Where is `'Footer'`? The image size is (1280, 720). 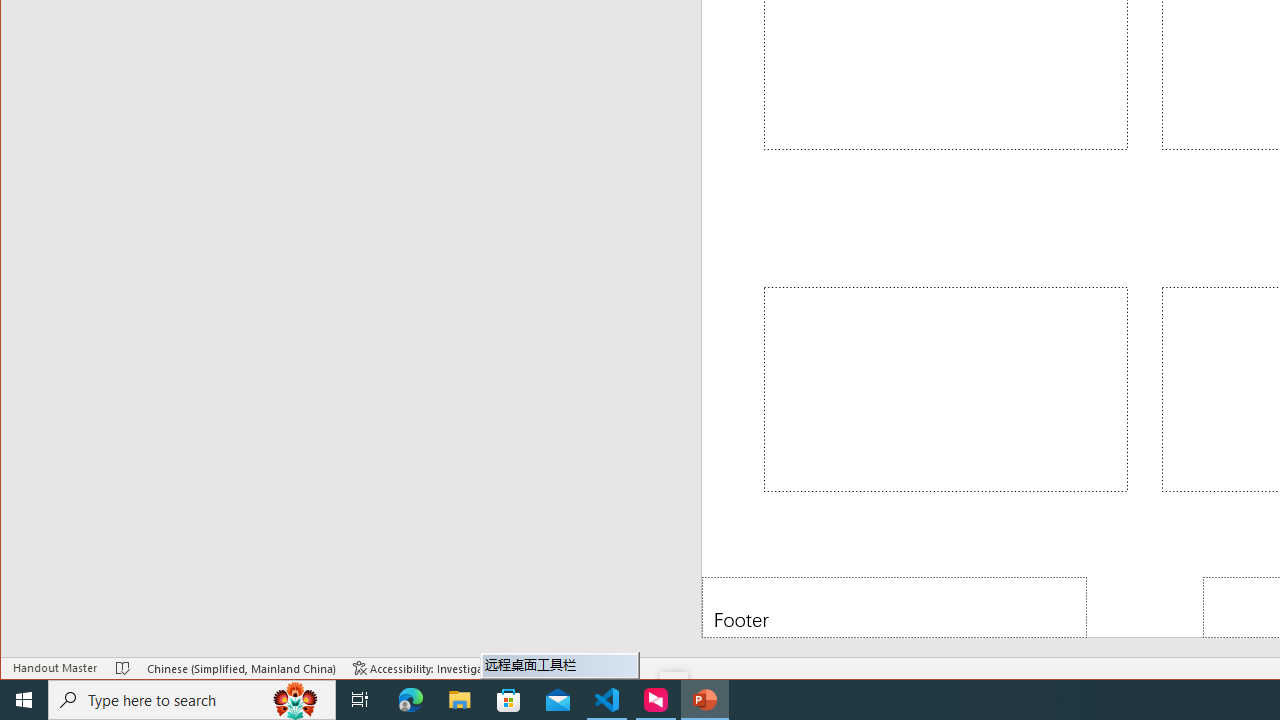 'Footer' is located at coordinates (893, 606).